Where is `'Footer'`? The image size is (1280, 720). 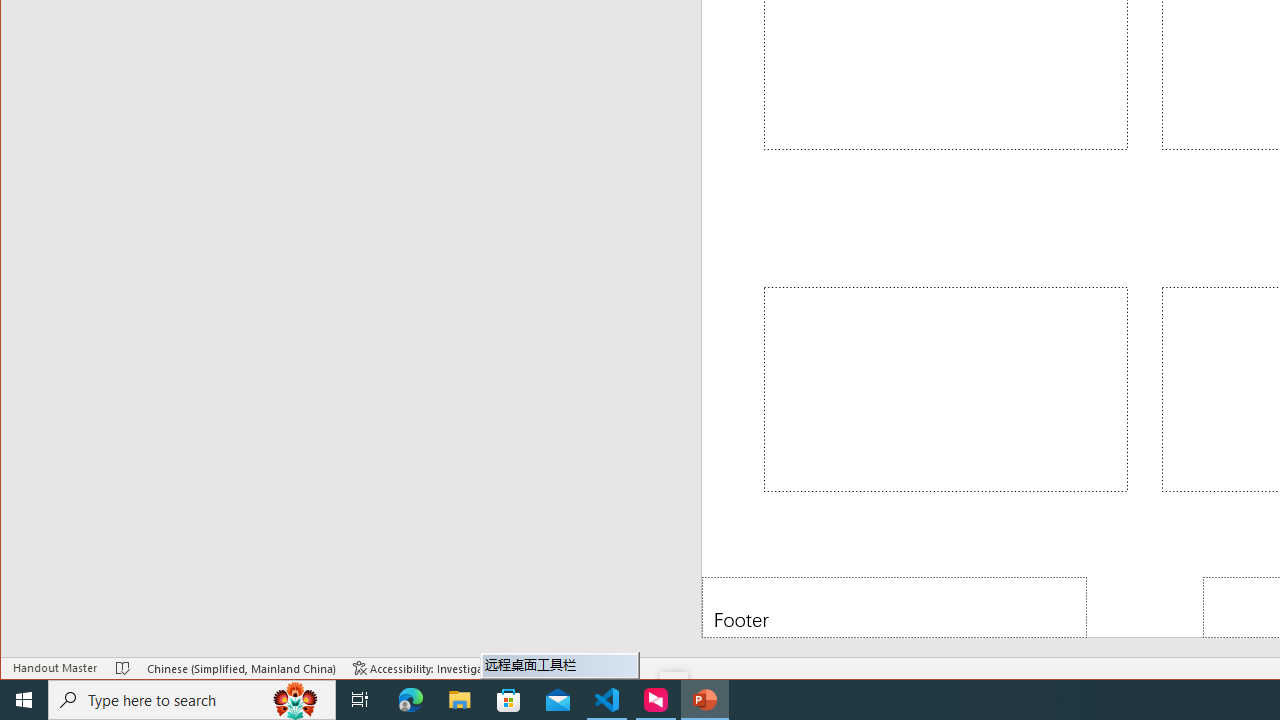 'Footer' is located at coordinates (893, 606).